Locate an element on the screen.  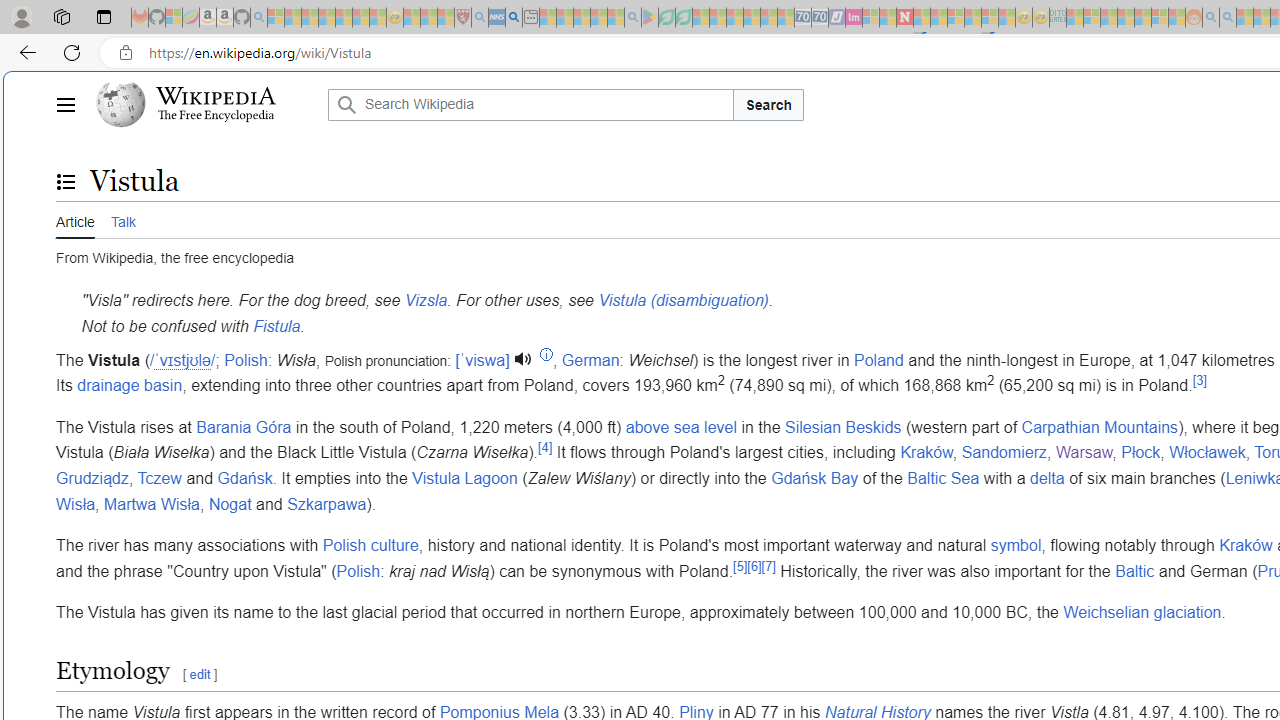
'Sandomierz' is located at coordinates (1004, 453).